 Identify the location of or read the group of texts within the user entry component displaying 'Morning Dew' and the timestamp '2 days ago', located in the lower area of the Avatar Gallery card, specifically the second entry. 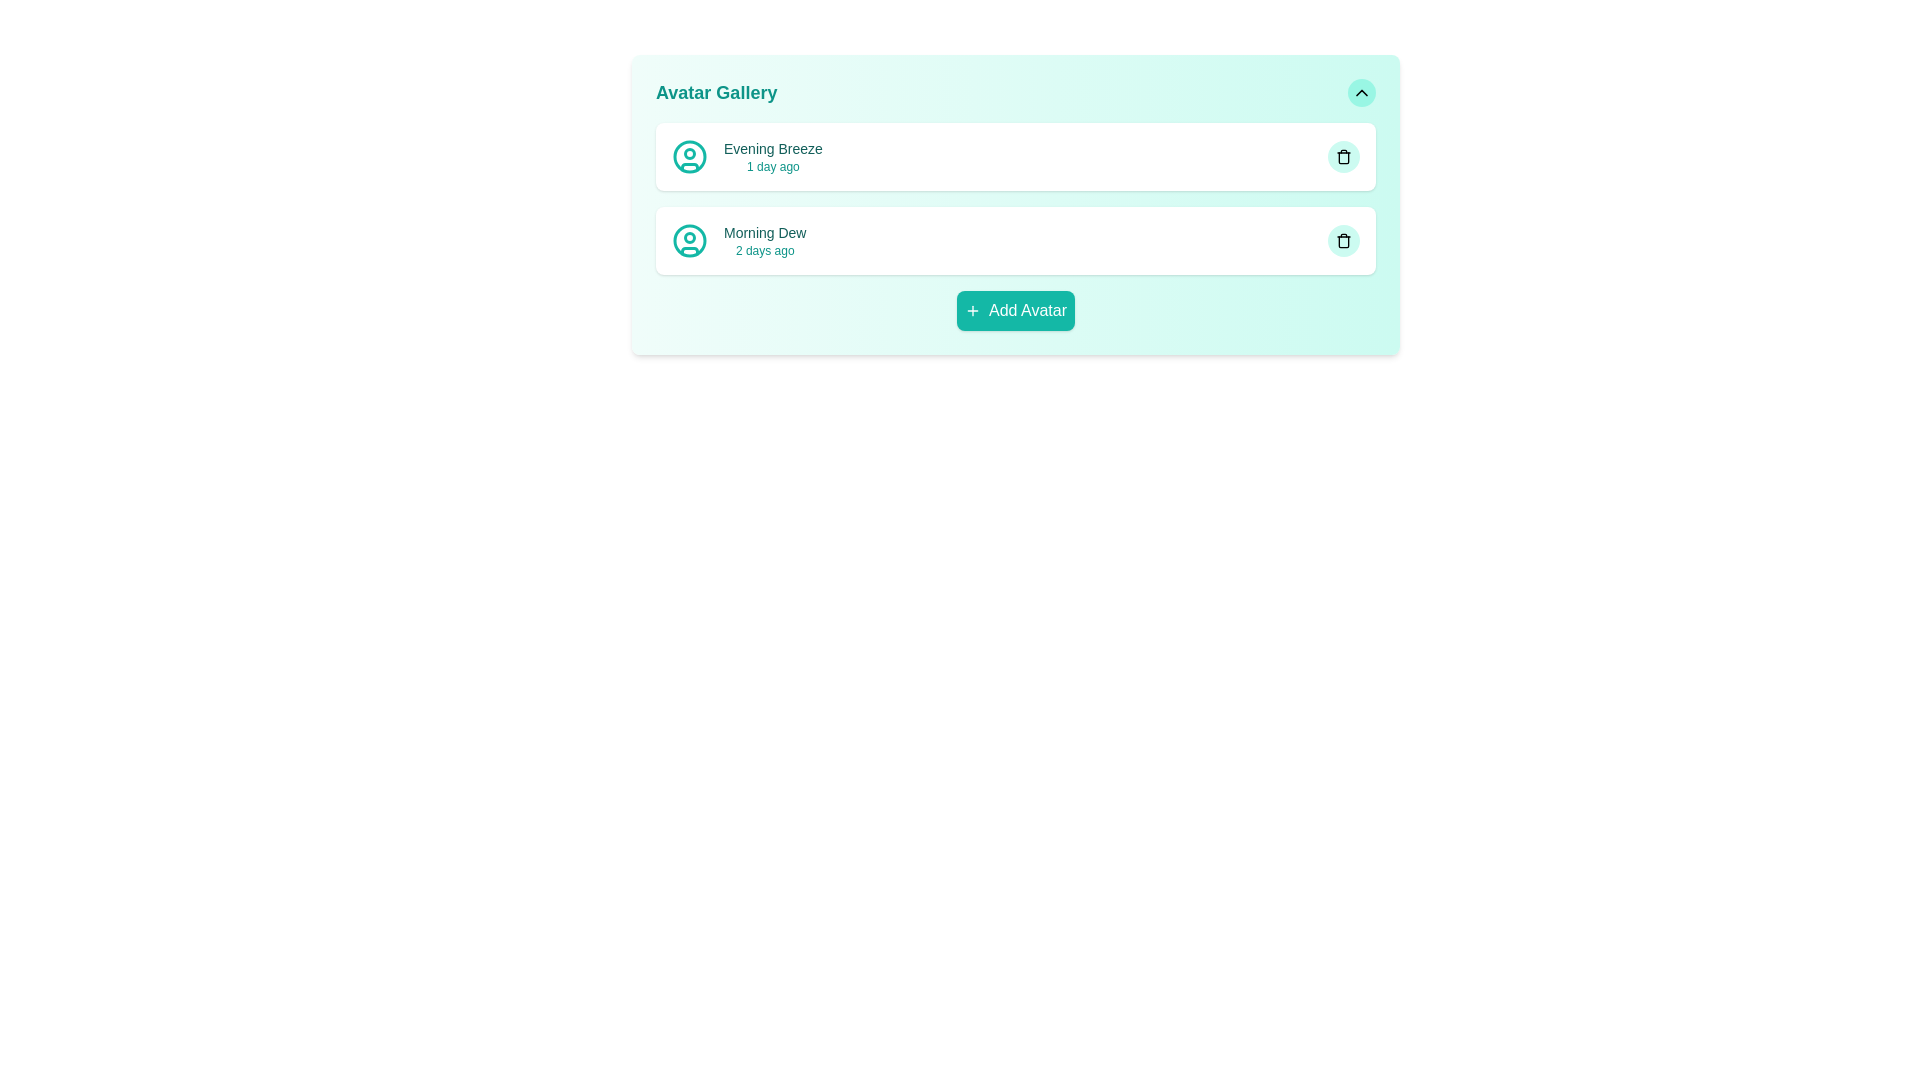
(764, 239).